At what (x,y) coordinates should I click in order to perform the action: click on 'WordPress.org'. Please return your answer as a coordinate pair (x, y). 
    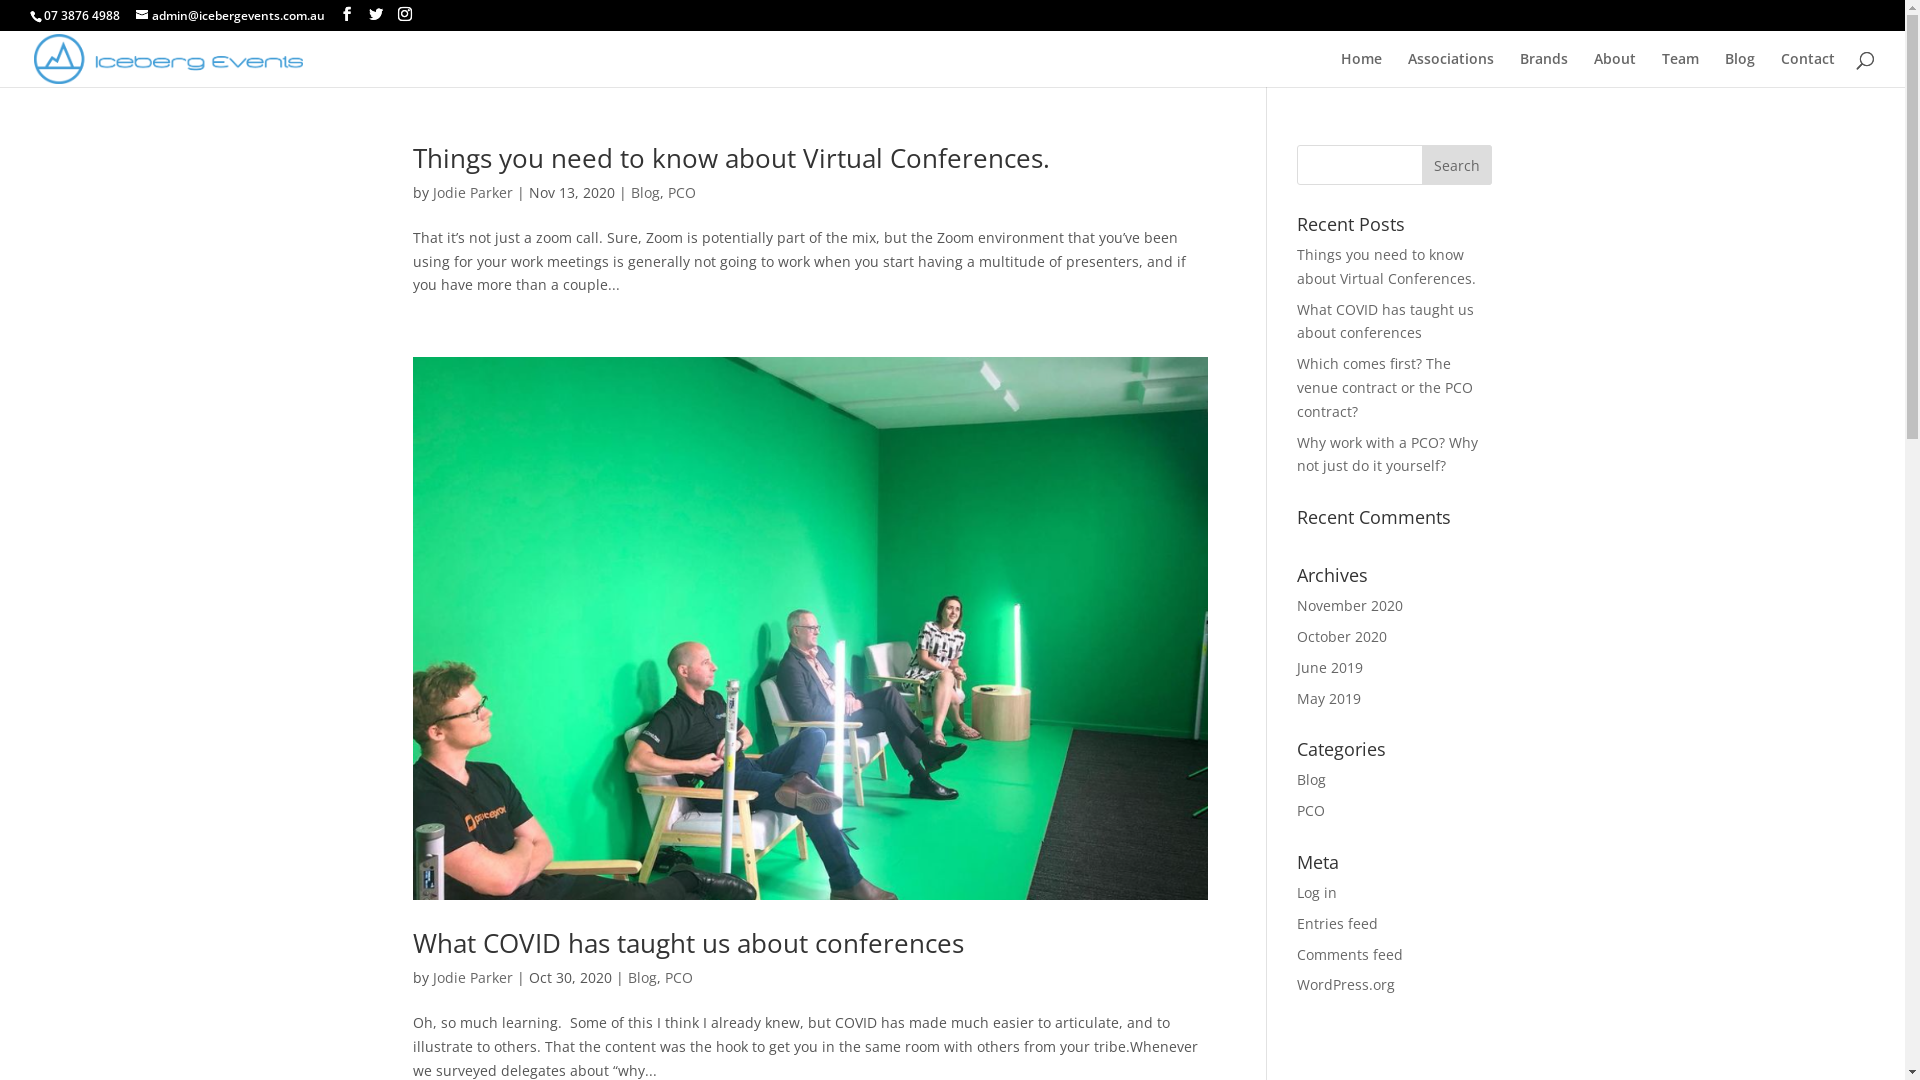
    Looking at the image, I should click on (1296, 983).